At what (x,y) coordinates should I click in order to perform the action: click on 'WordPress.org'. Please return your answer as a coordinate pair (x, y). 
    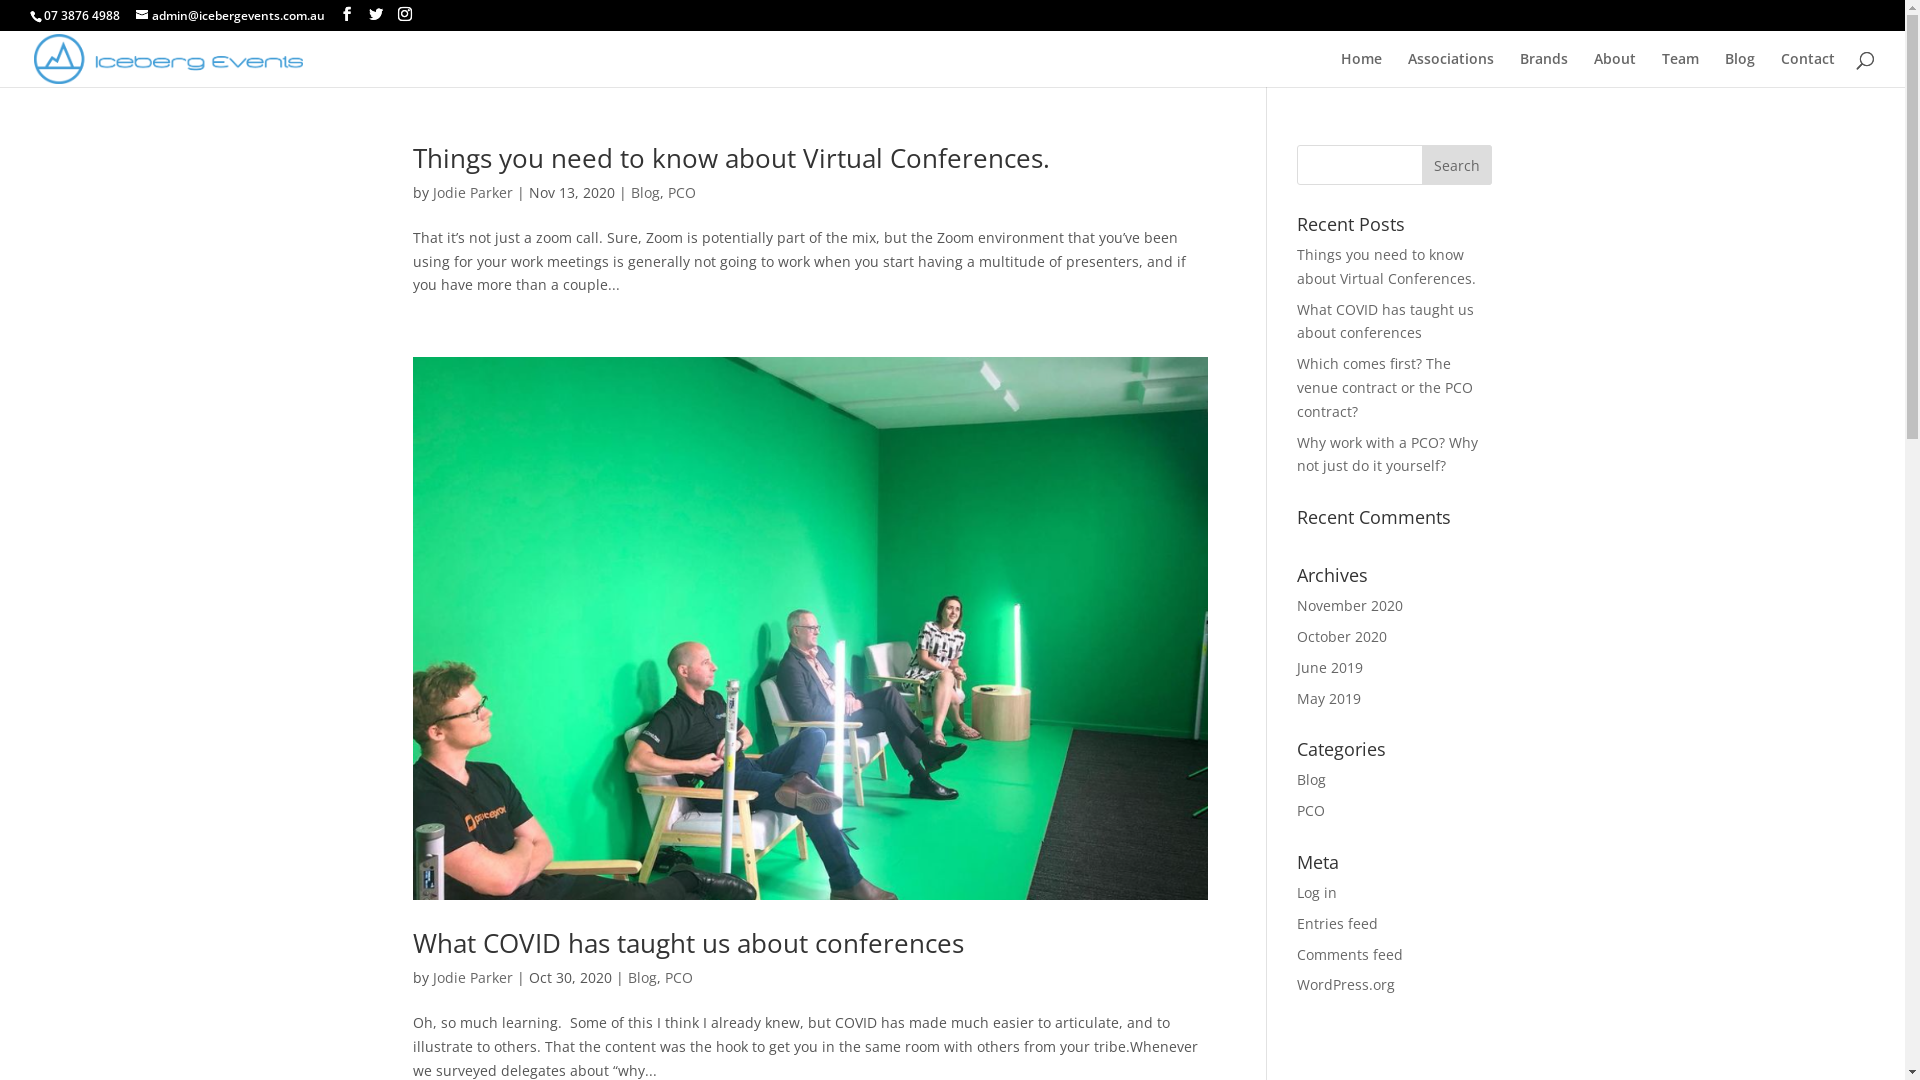
    Looking at the image, I should click on (1296, 983).